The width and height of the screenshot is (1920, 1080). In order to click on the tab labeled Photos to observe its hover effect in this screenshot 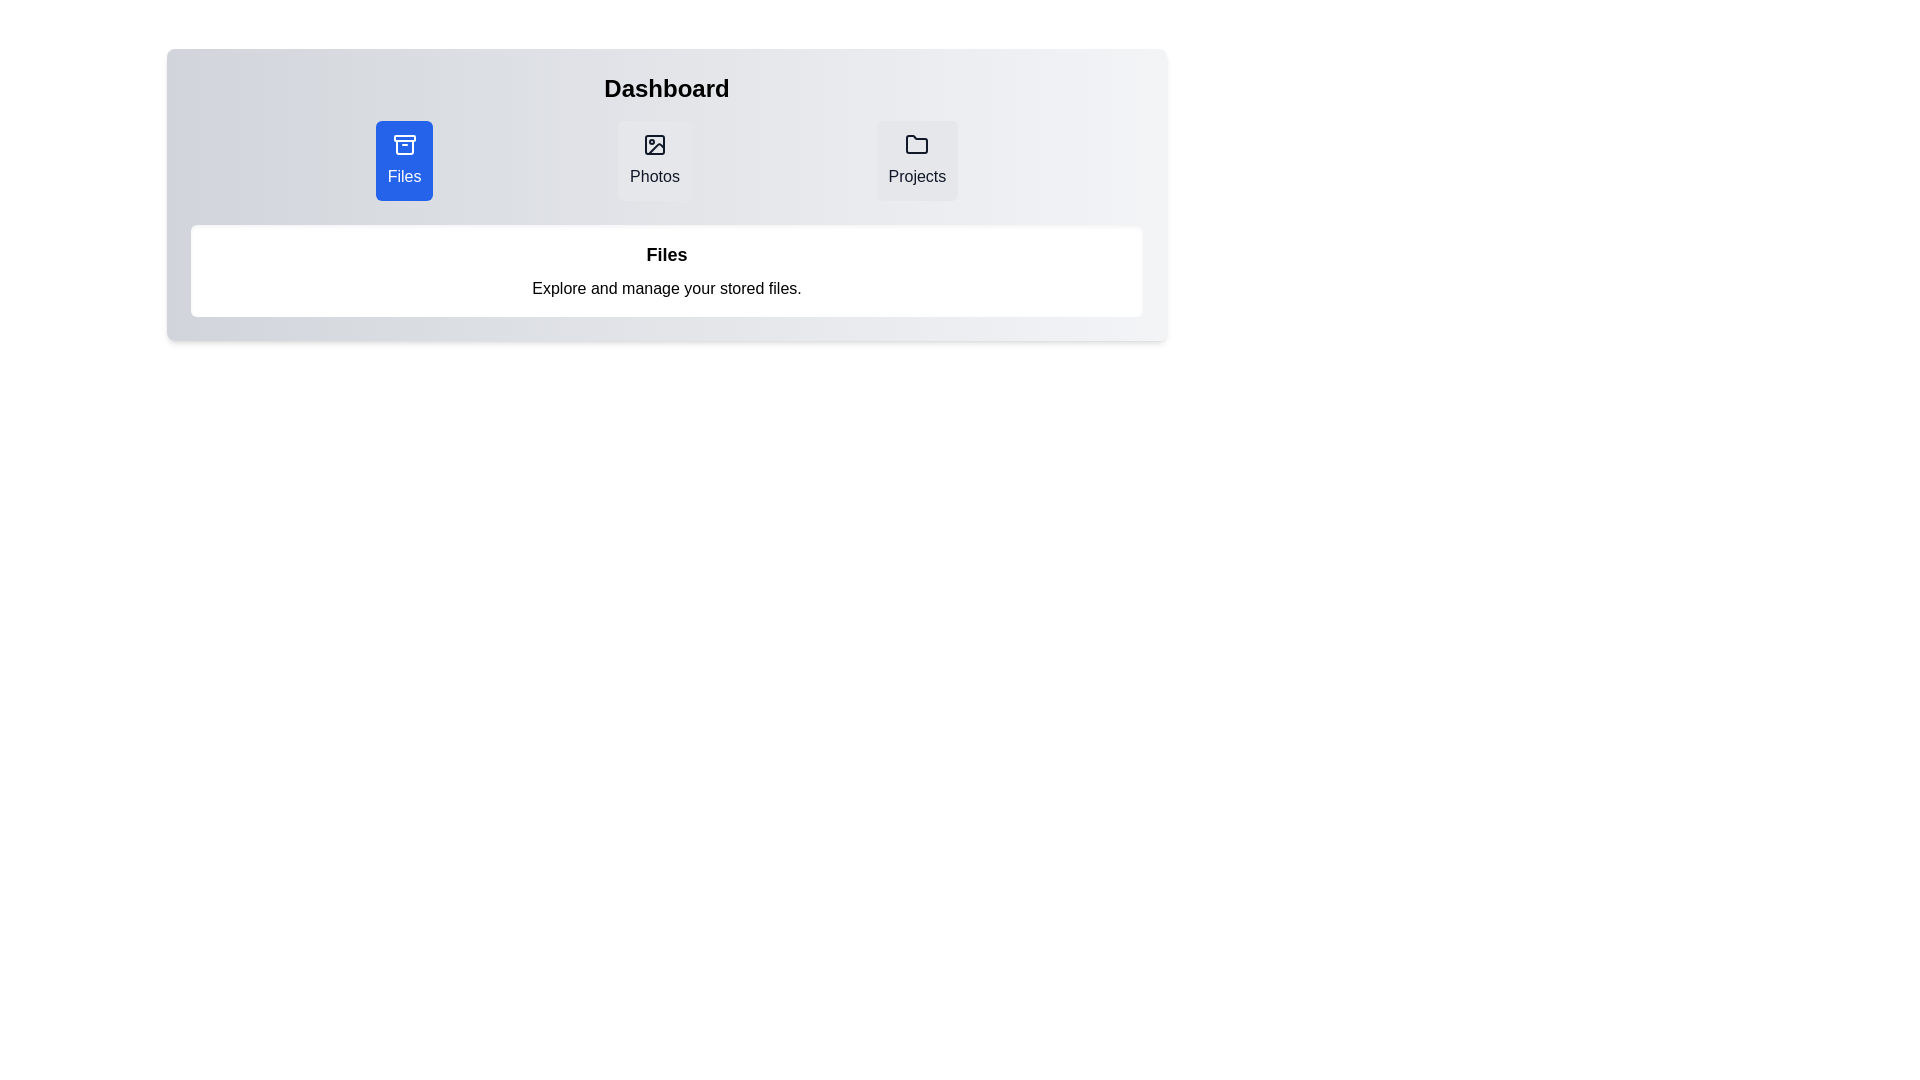, I will do `click(654, 160)`.